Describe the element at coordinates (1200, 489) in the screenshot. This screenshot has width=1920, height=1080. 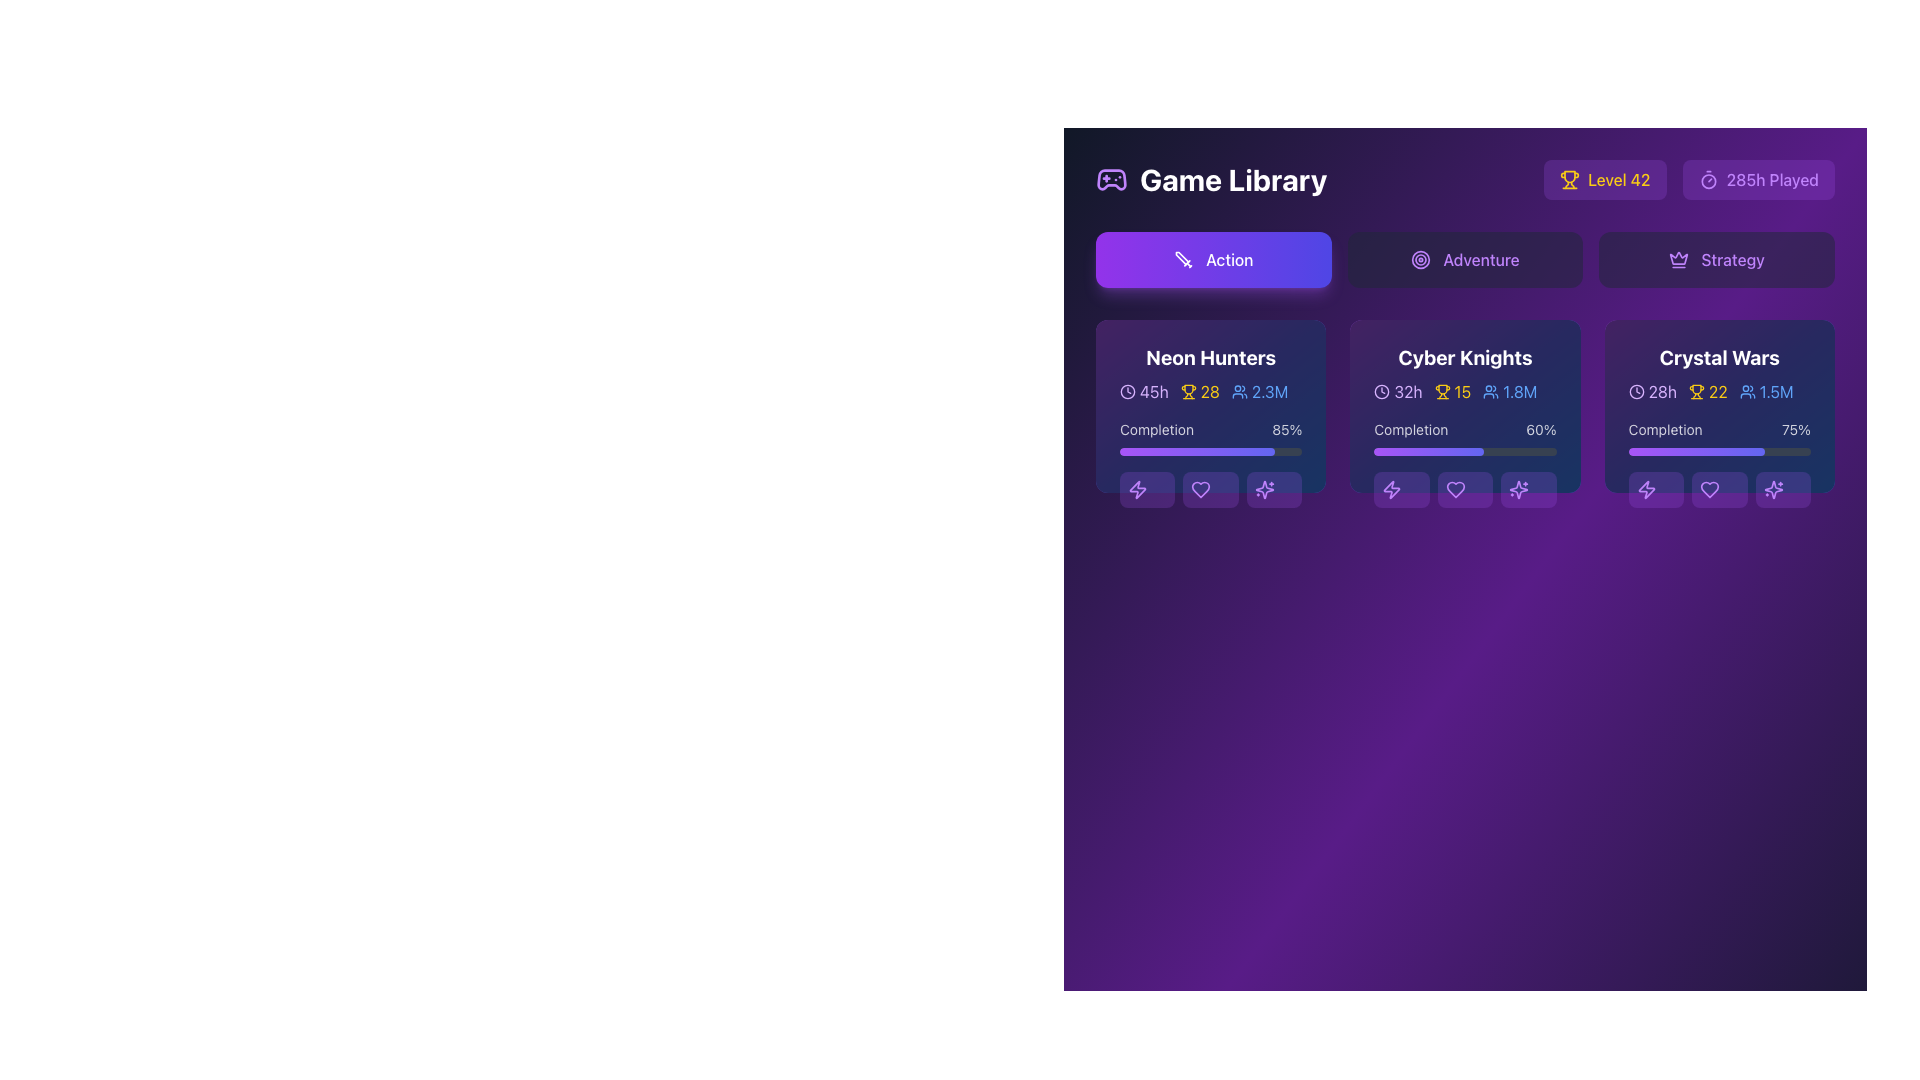
I see `the heart icon button outlined in purple with a rounded purple background, located near the bottom of the 'Neon Hunters' game card` at that location.